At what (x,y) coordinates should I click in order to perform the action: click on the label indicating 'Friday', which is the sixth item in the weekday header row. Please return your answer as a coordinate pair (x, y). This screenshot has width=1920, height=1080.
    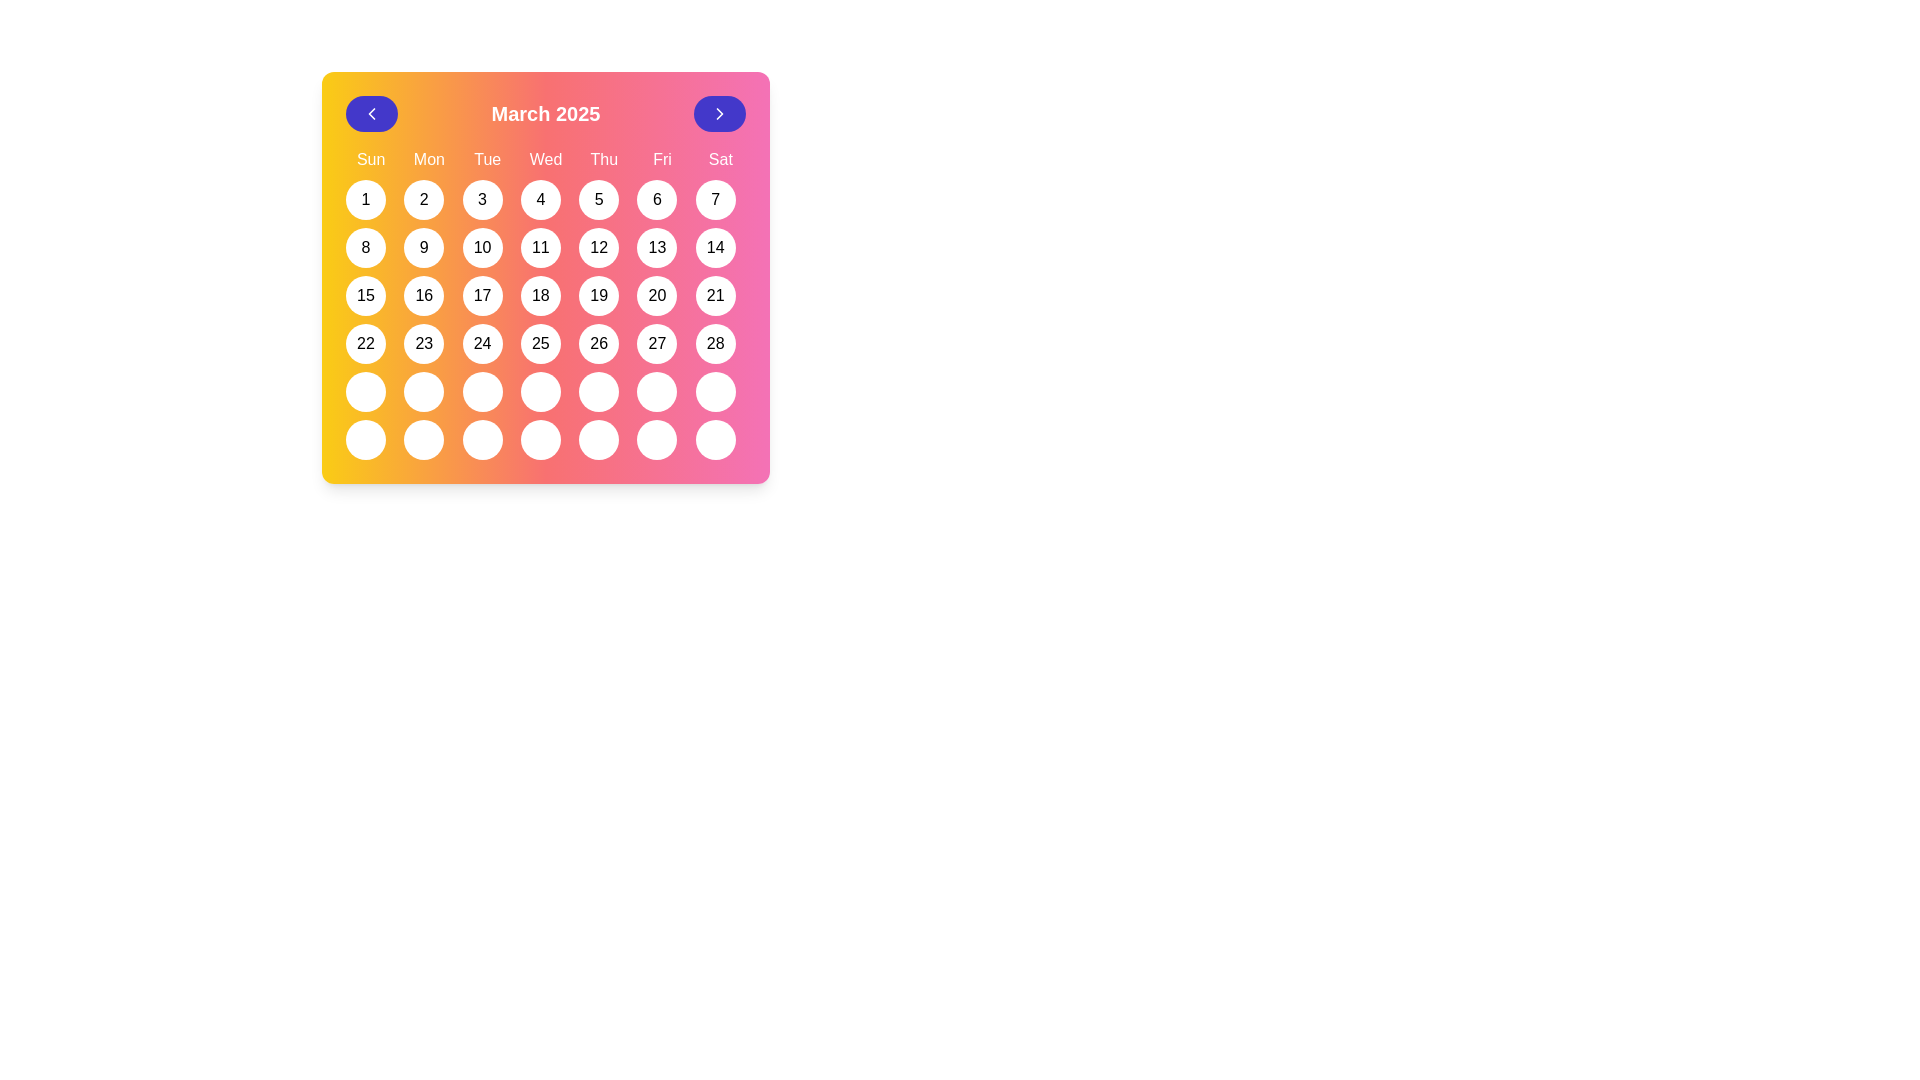
    Looking at the image, I should click on (662, 158).